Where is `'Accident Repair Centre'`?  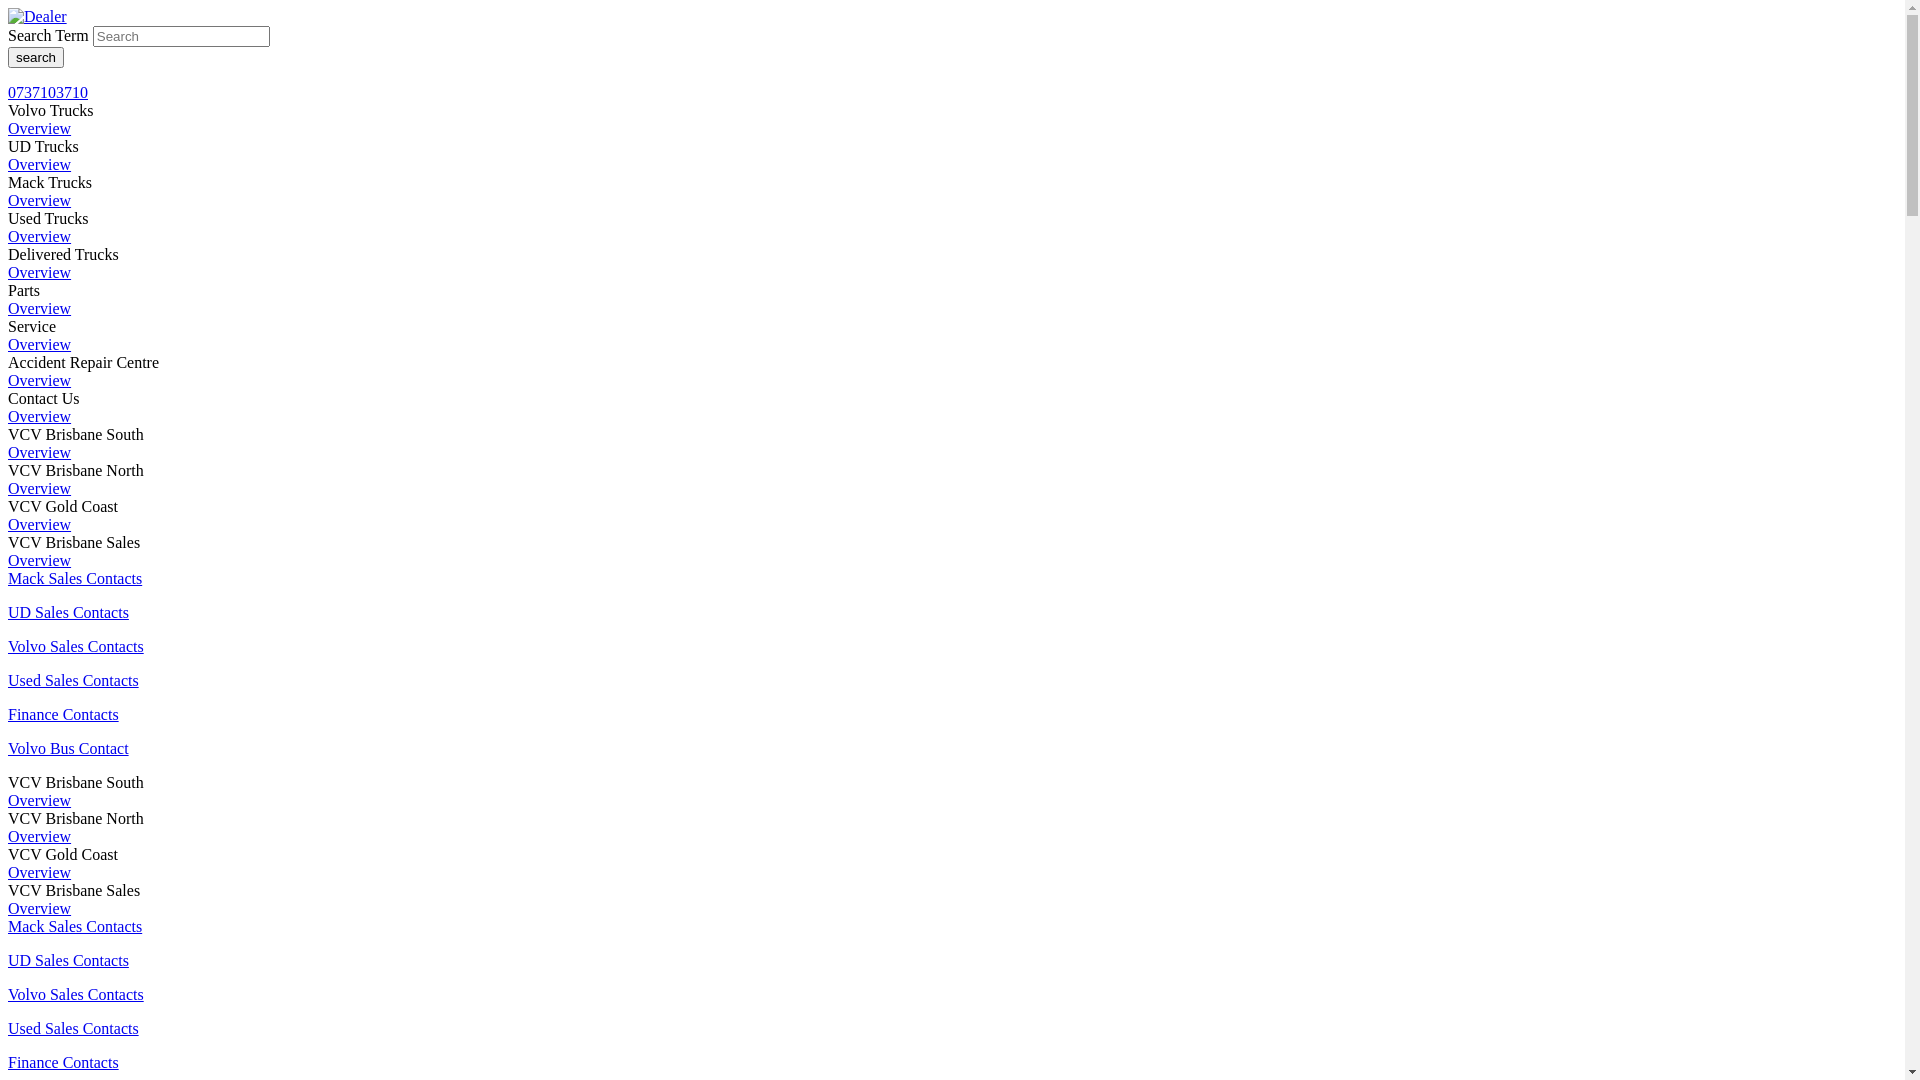 'Accident Repair Centre' is located at coordinates (82, 362).